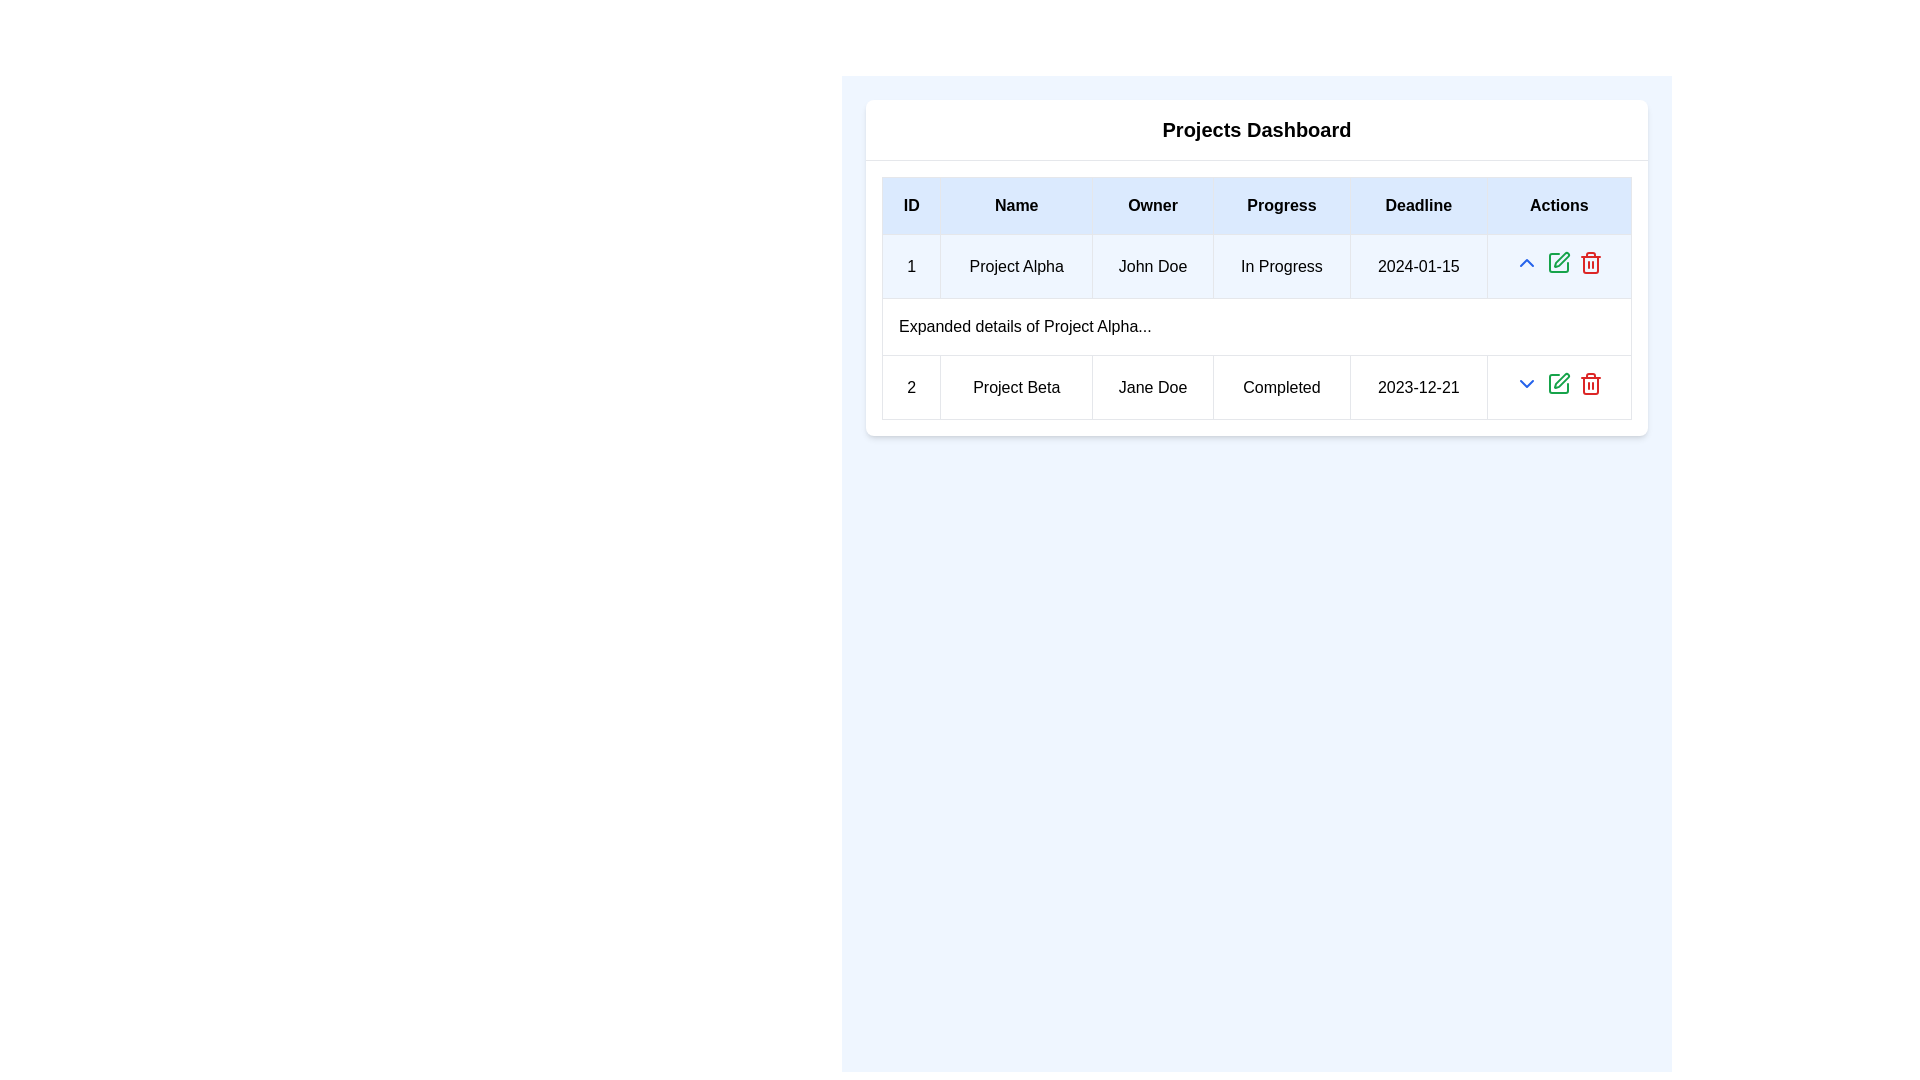  I want to click on the downward-facing chevron icon styled in blue located in the 'Actions' column of the second row of the table, which is positioned between a green pencil icon and a red trash bin icon, so click(1526, 384).